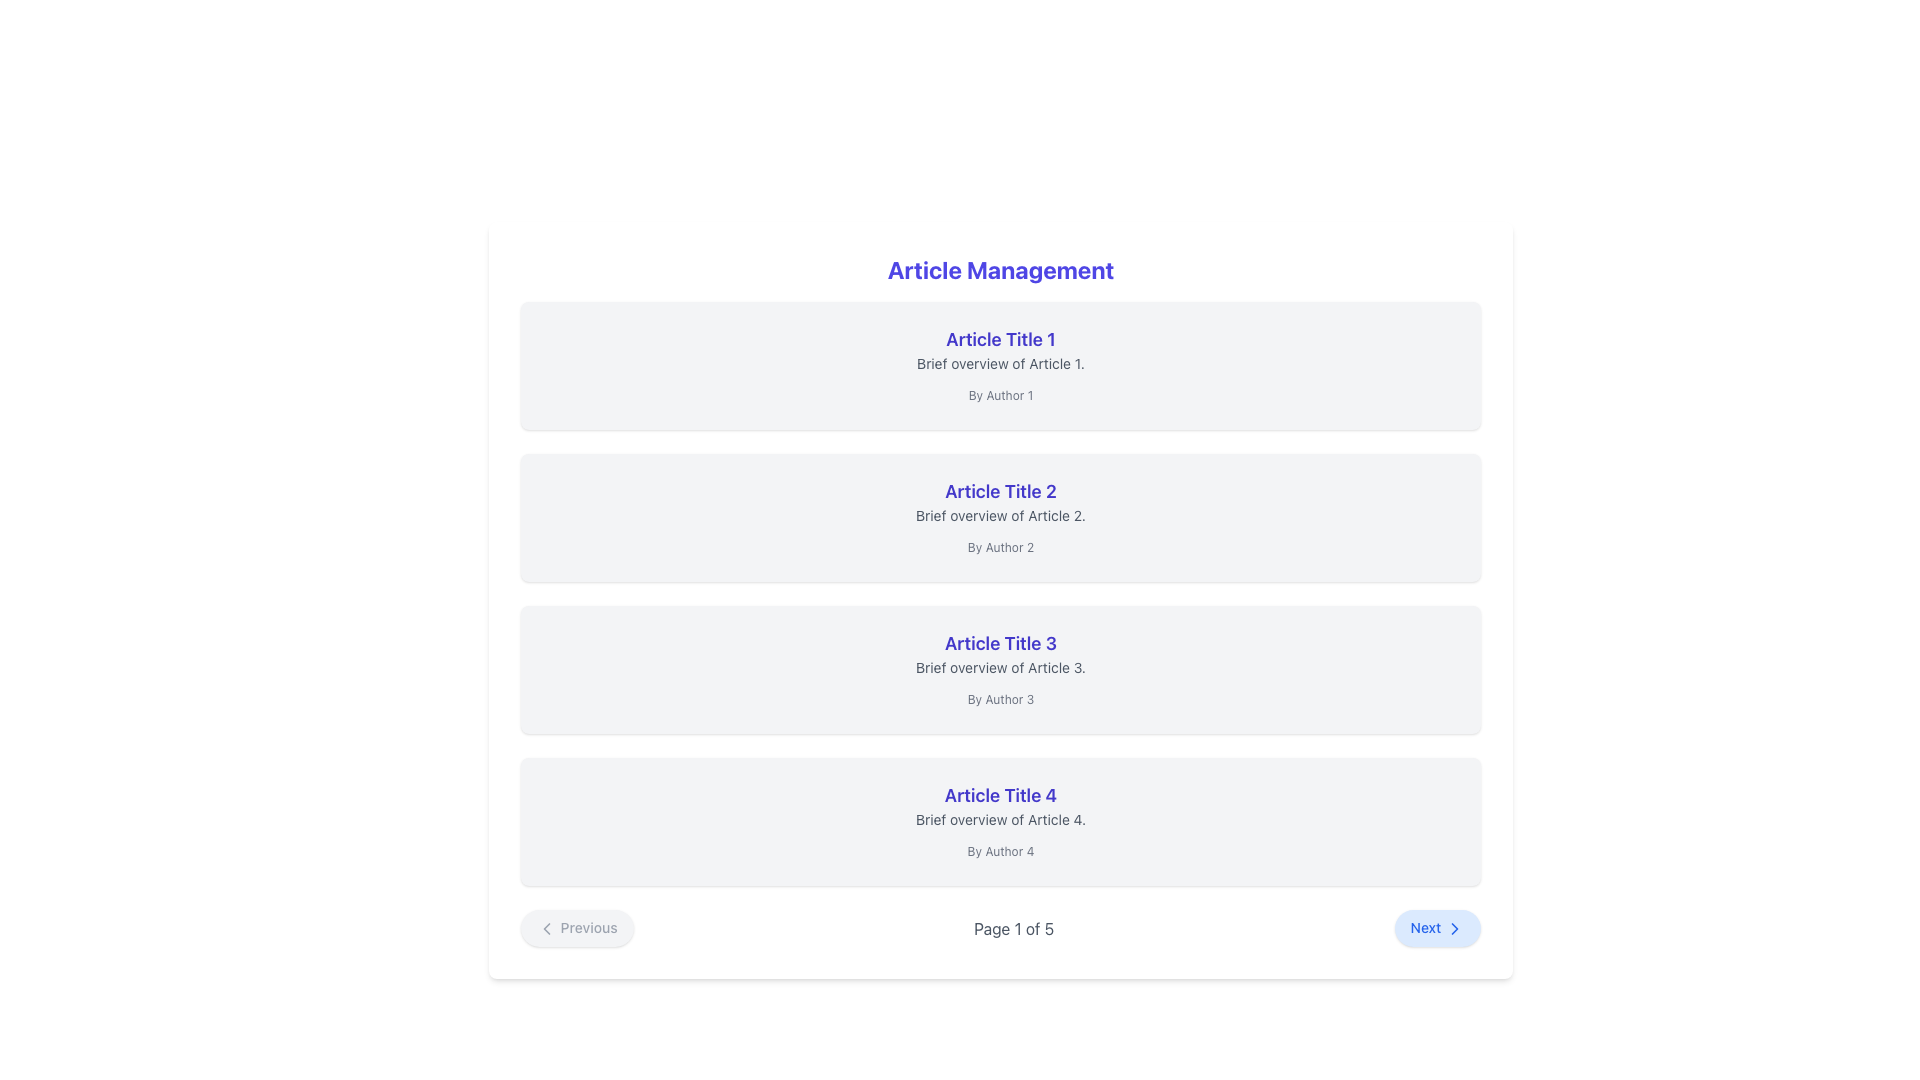 Image resolution: width=1920 pixels, height=1080 pixels. Describe the element at coordinates (1454, 929) in the screenshot. I see `visual indicator icon located at the bottom right corner of the interface, which functions as a 'Next' button` at that location.